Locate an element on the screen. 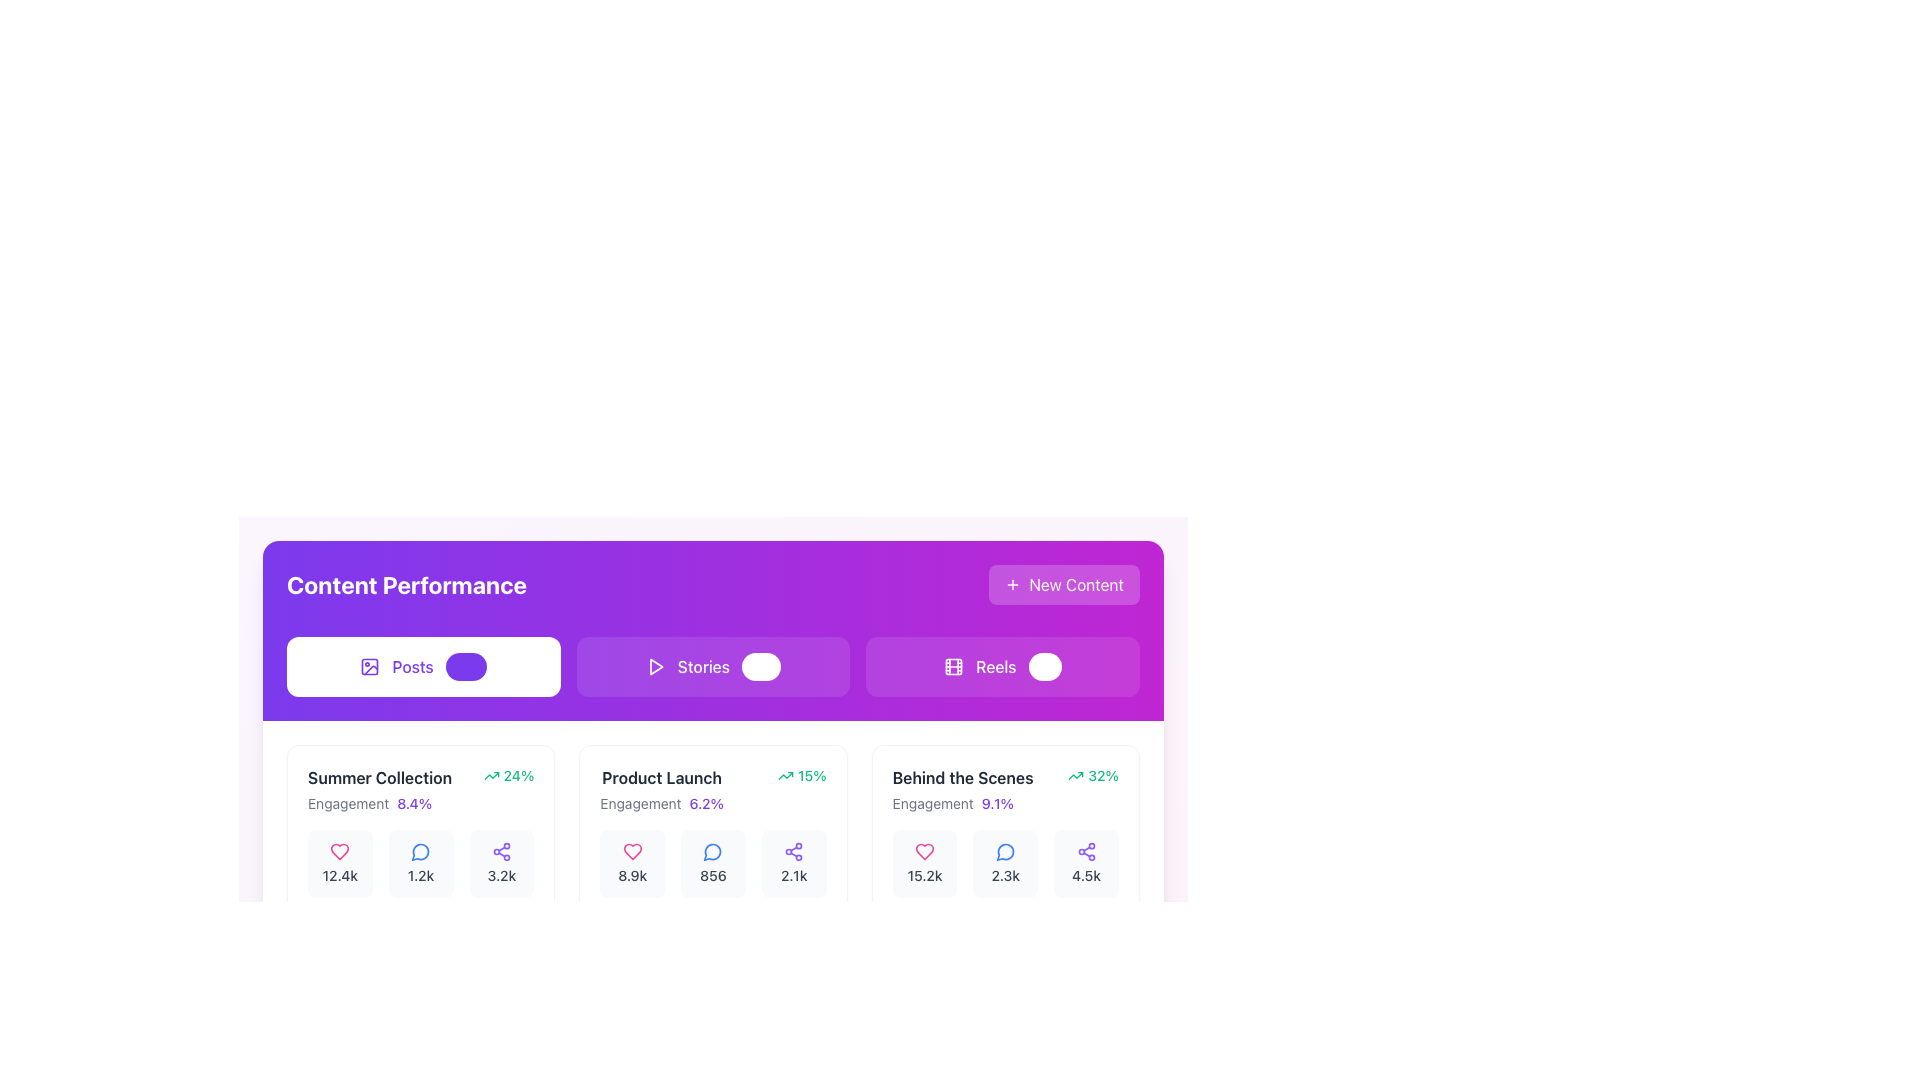 The width and height of the screenshot is (1920, 1080). the Icon with text representing the count of comments or interactions in the 'Behind the Scenes' section, located at the bottom right of the interface, which is the middle option in a grid of three icons is located at coordinates (1005, 863).